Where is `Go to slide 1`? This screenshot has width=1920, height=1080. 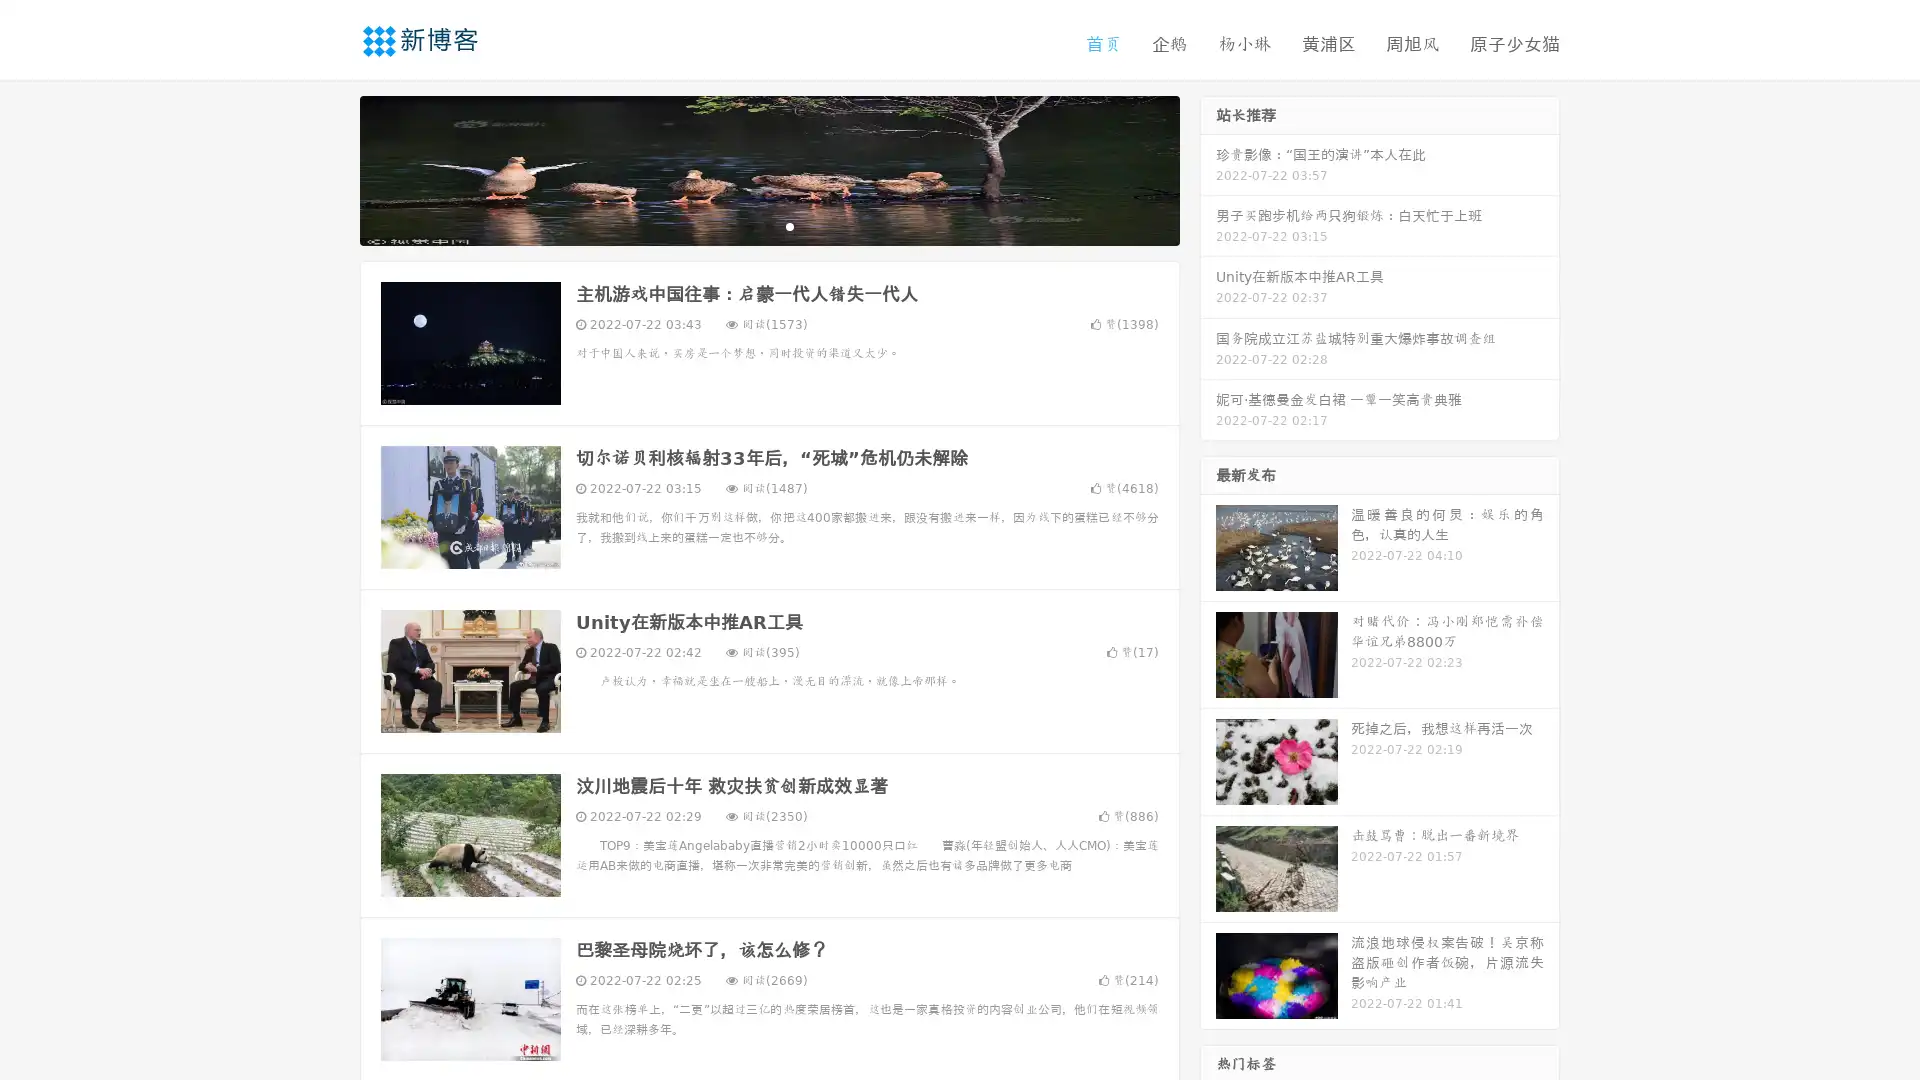 Go to slide 1 is located at coordinates (748, 225).